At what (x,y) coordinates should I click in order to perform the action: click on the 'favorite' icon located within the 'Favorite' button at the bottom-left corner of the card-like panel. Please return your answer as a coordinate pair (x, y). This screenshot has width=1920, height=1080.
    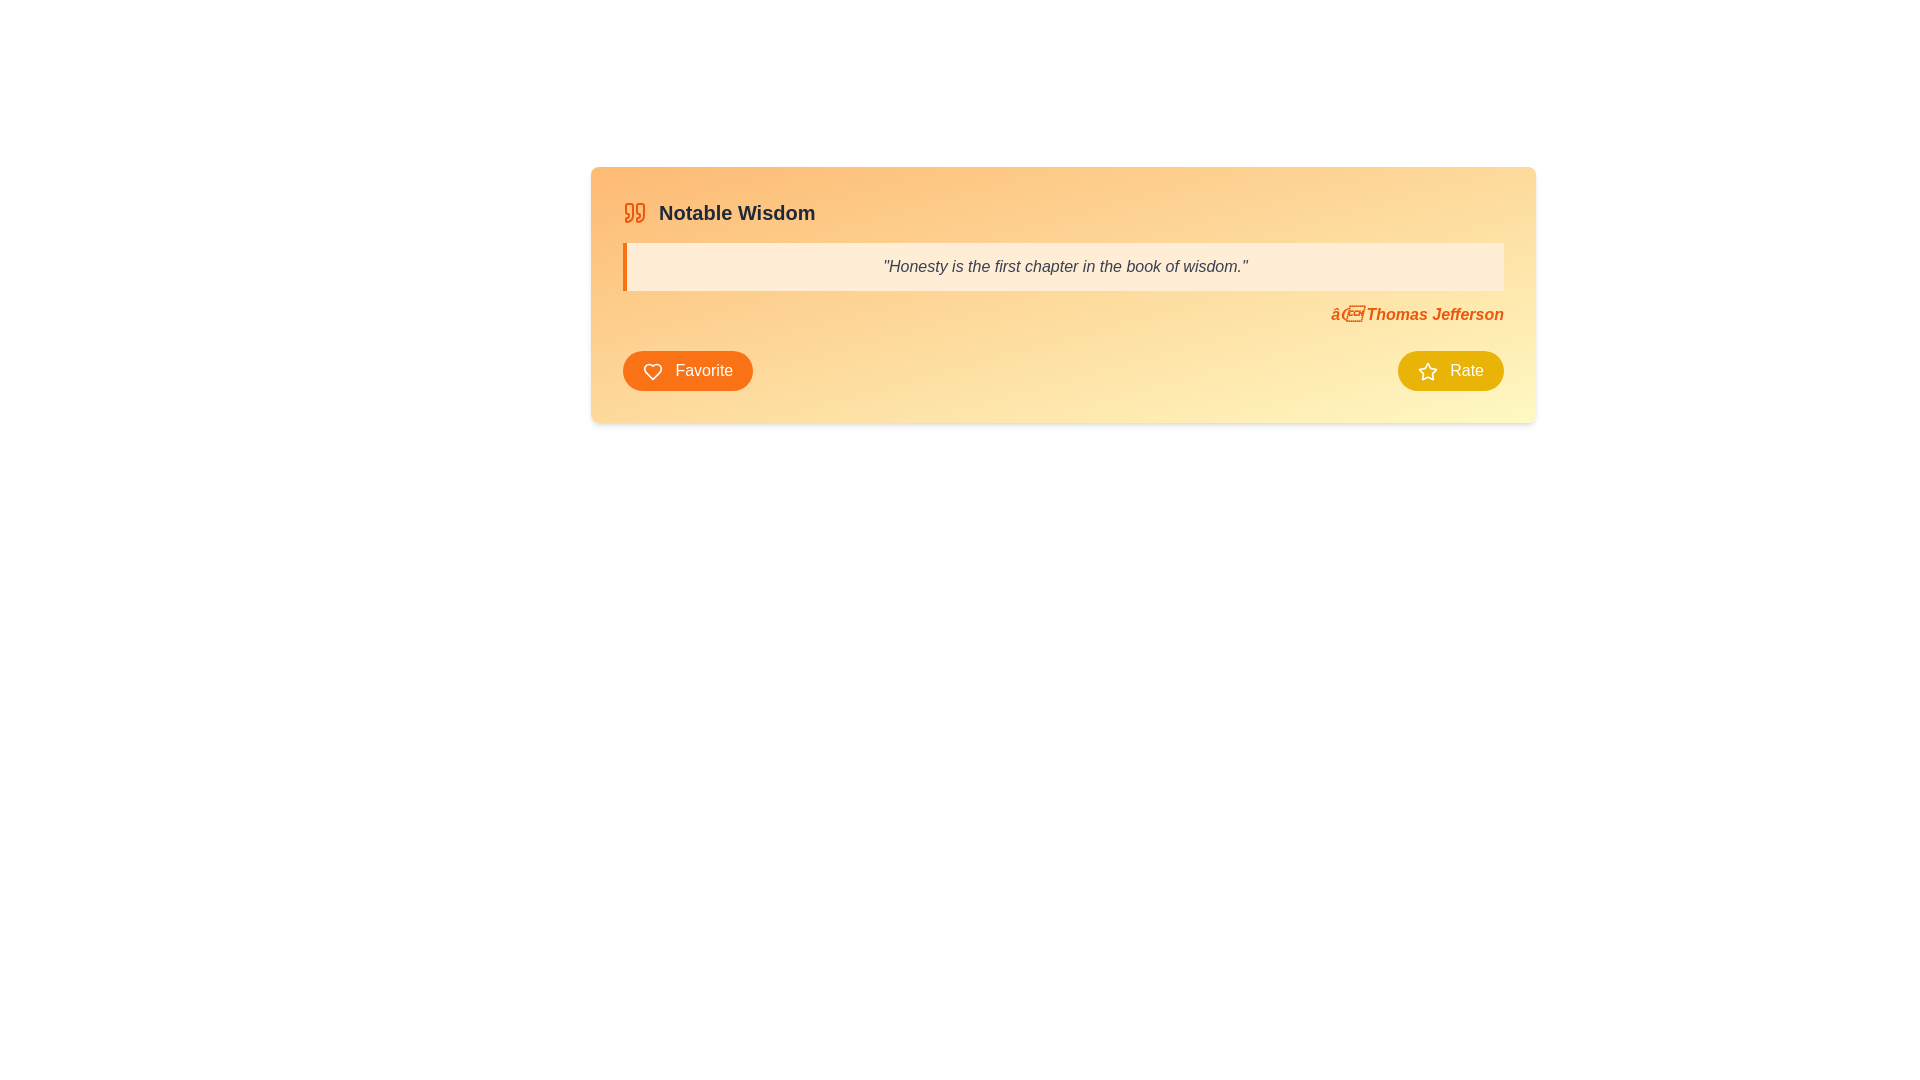
    Looking at the image, I should click on (652, 370).